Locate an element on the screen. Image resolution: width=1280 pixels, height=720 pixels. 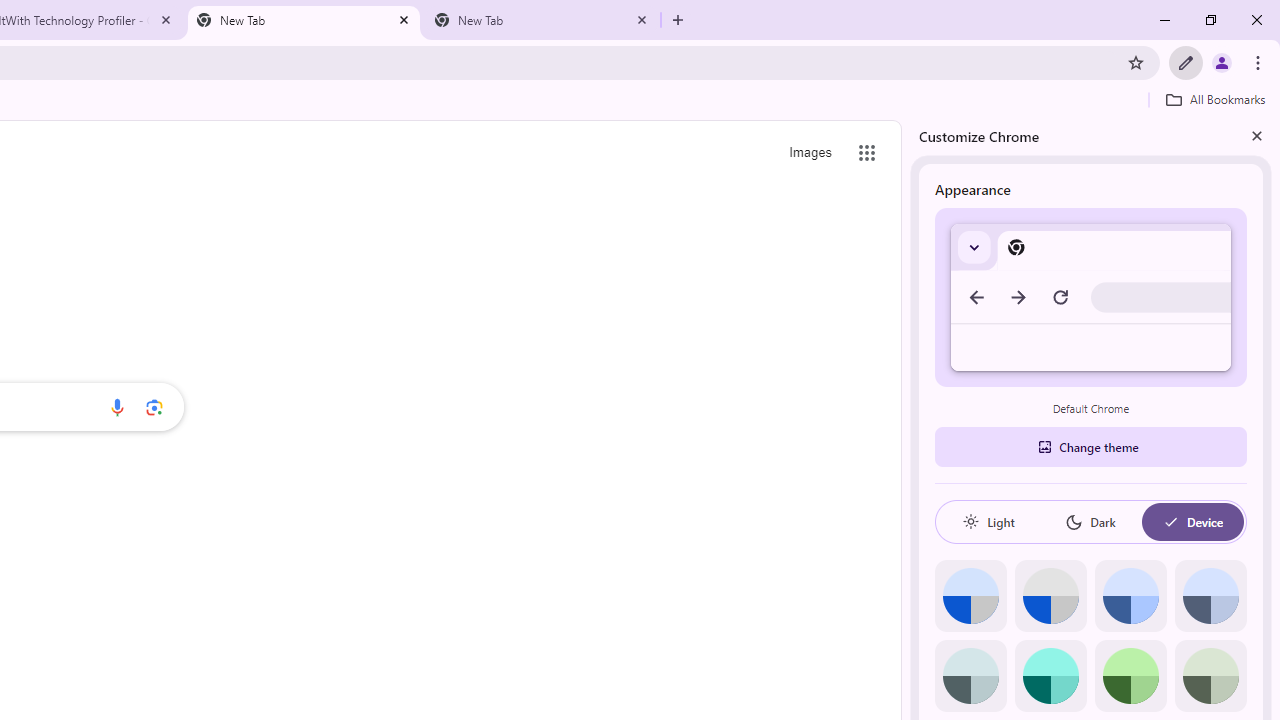
'Change theme' is located at coordinates (1089, 446).